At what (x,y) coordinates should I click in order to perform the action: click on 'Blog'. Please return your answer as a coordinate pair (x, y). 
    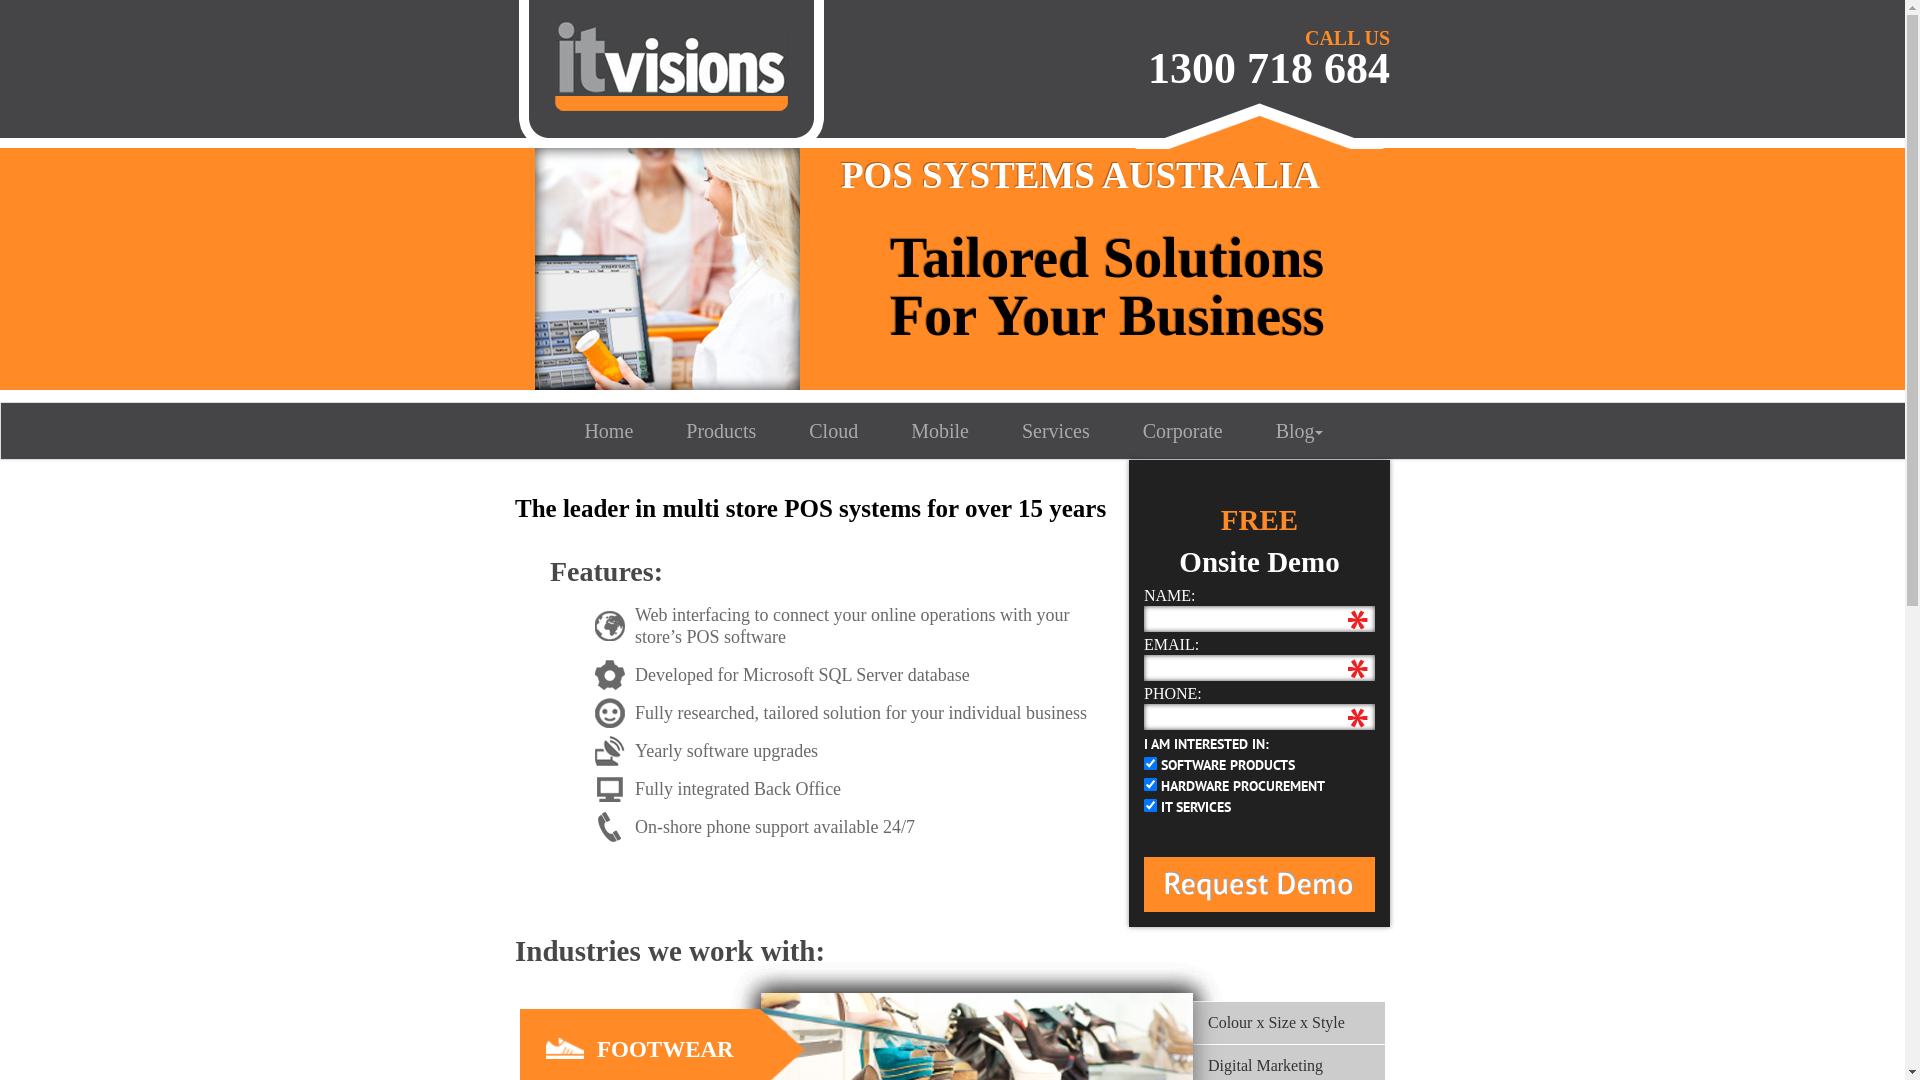
    Looking at the image, I should click on (1299, 430).